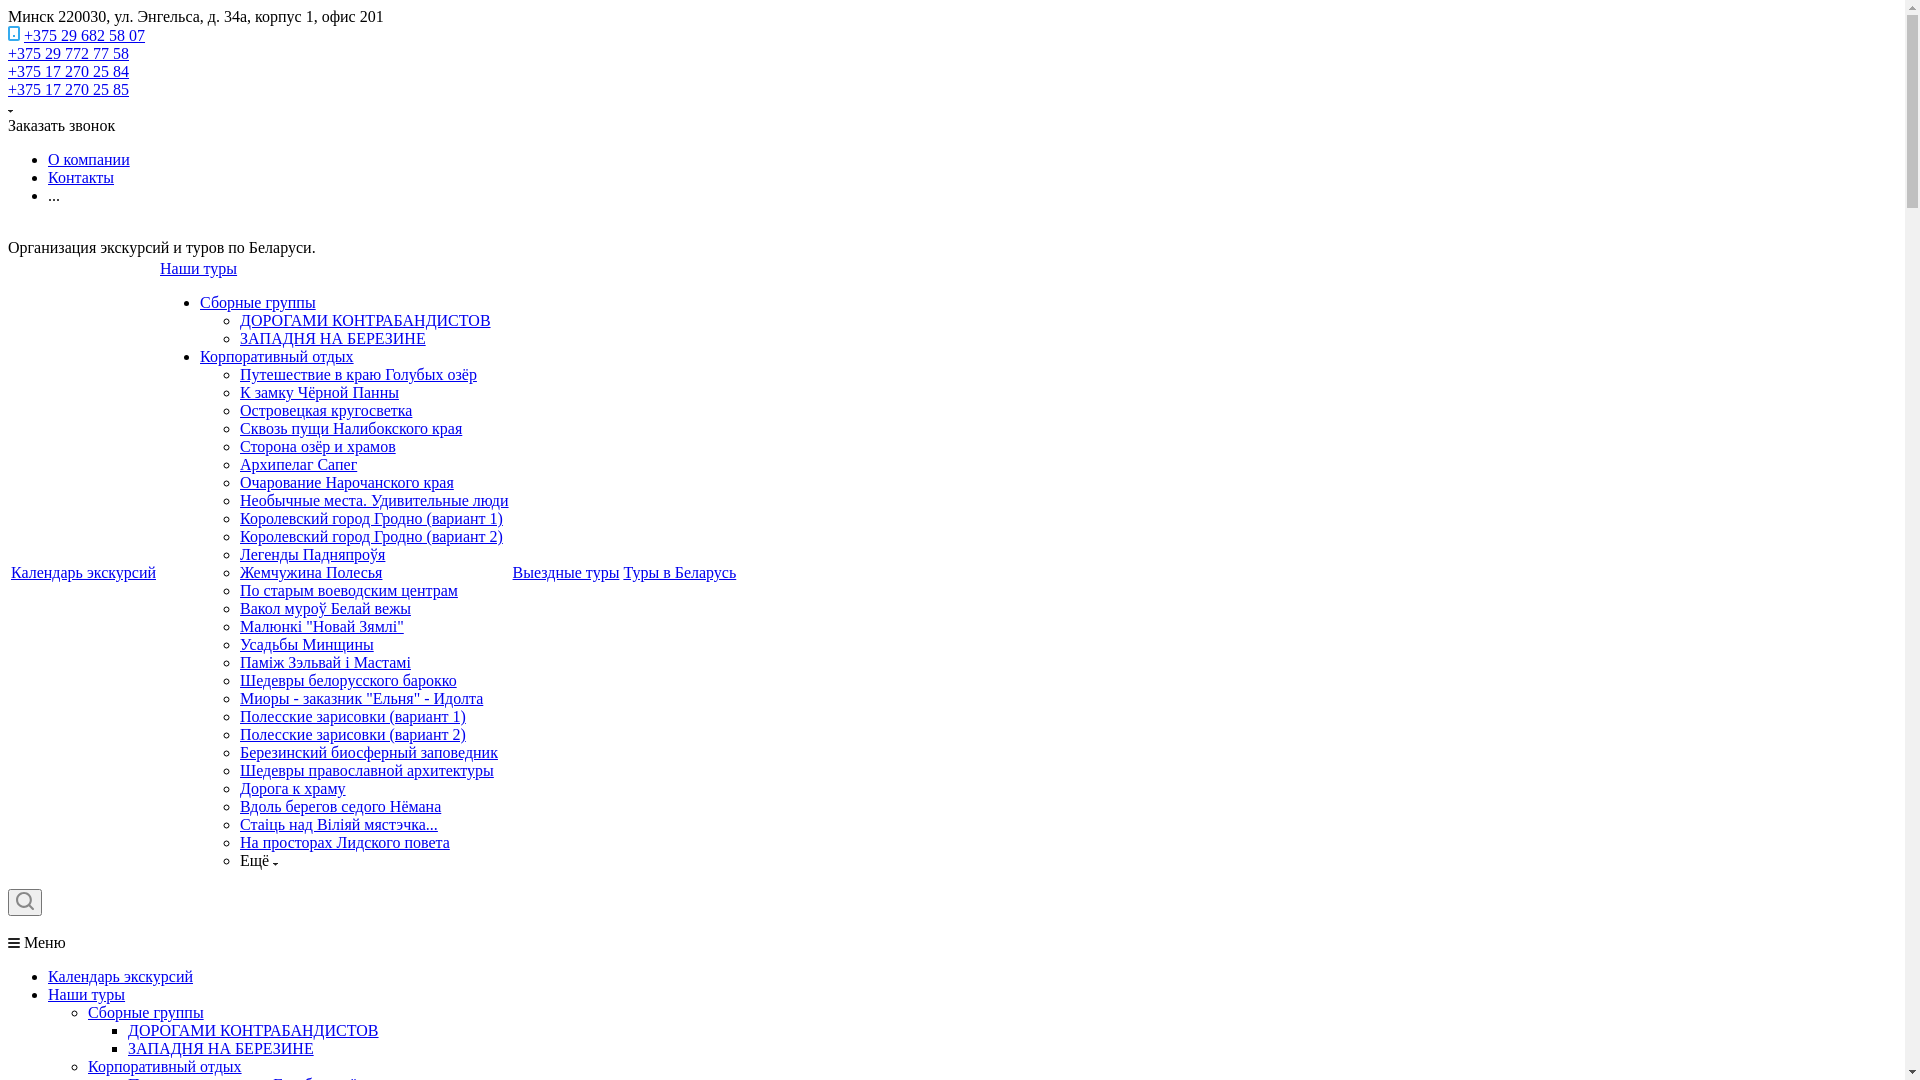 The height and width of the screenshot is (1080, 1920). Describe the element at coordinates (83, 35) in the screenshot. I see `'+375 29 682 58 07'` at that location.